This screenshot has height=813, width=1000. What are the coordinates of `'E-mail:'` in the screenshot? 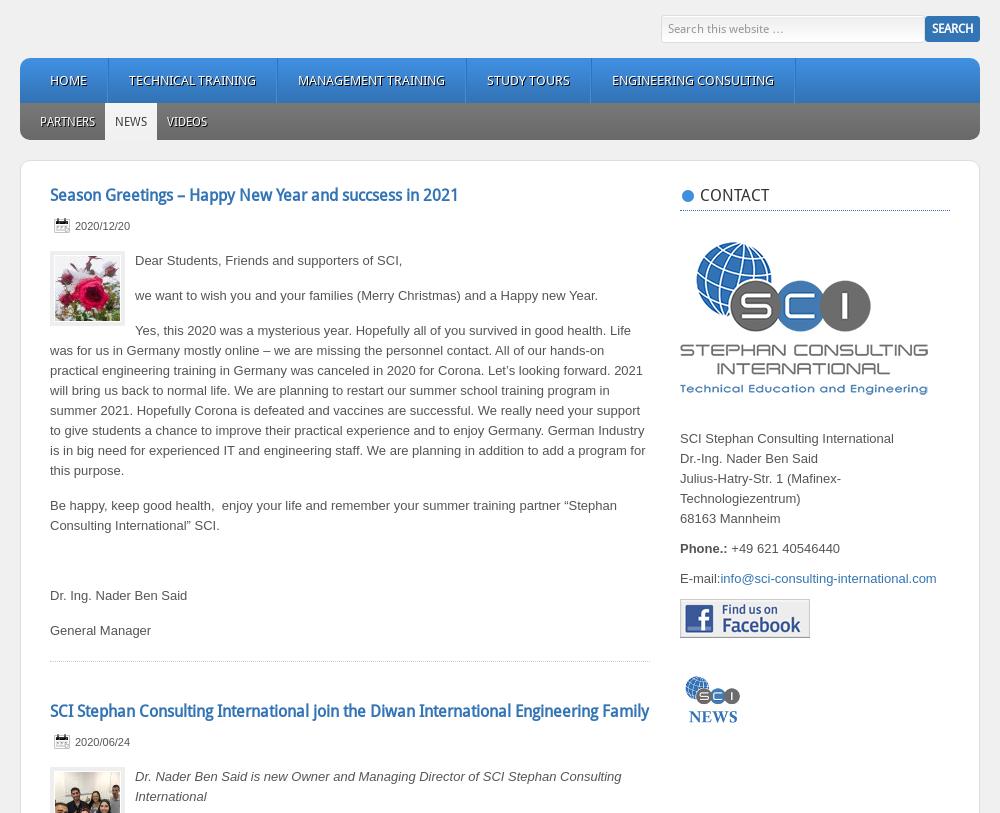 It's located at (680, 578).